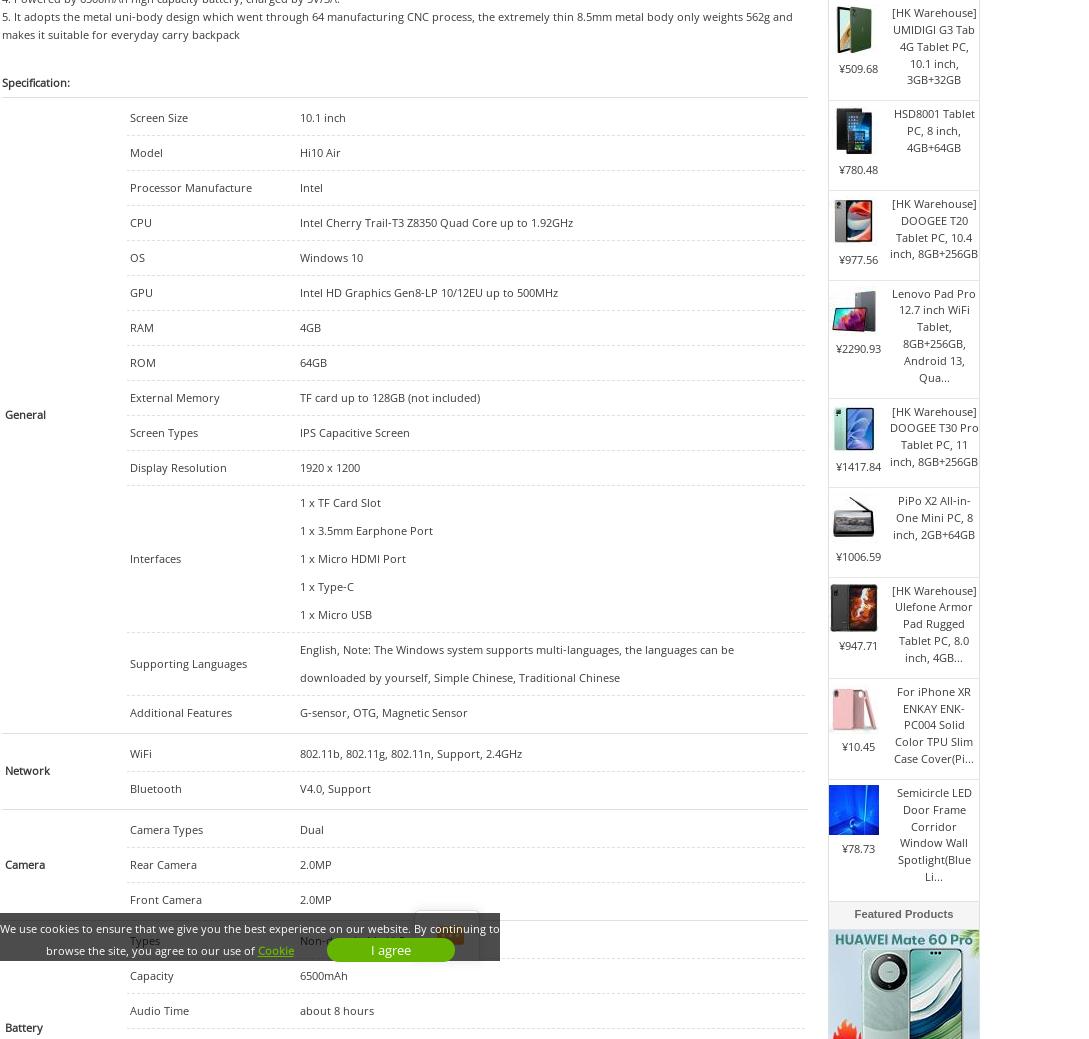  I want to click on 'Chat with us', so click(514, 935).